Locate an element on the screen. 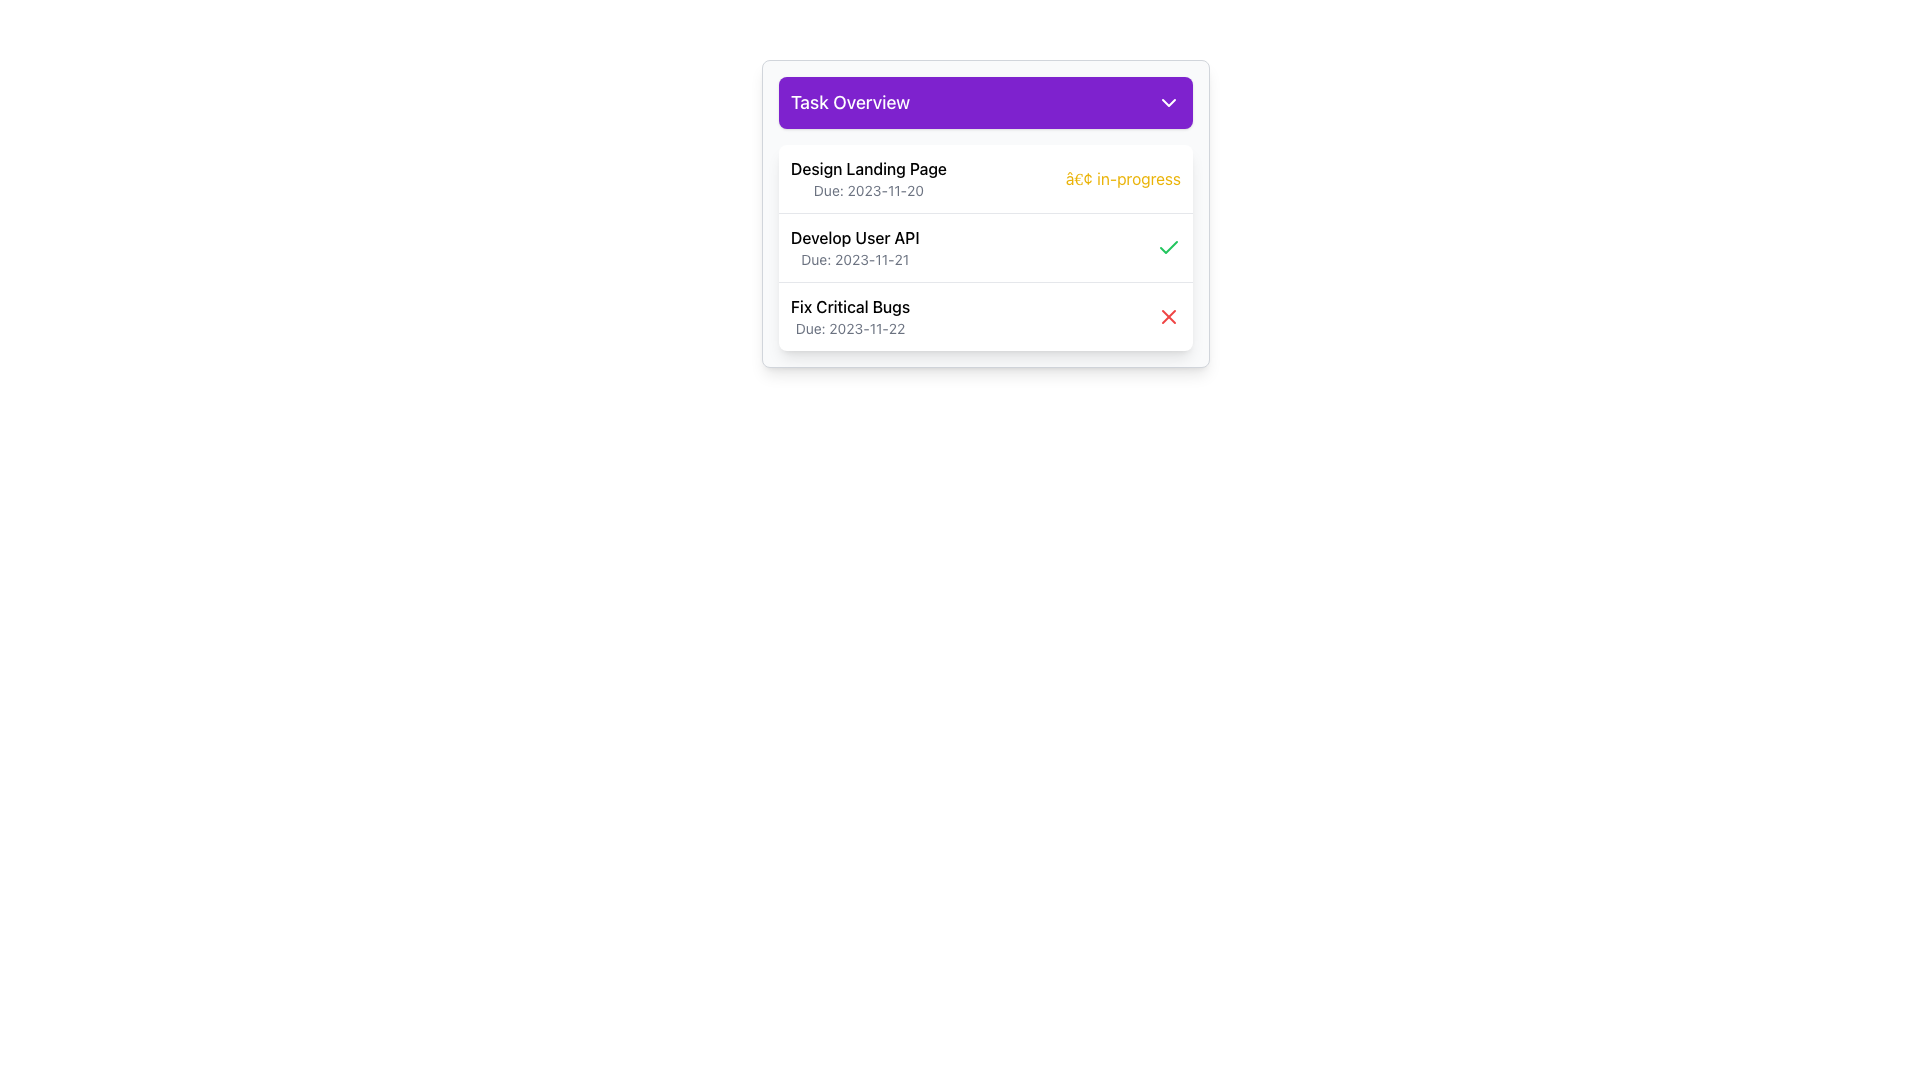 The image size is (1920, 1080). the text block displaying the task 'Fix Critical Bugs' located as the third item in a vertically stacked list of tasks is located at coordinates (850, 315).